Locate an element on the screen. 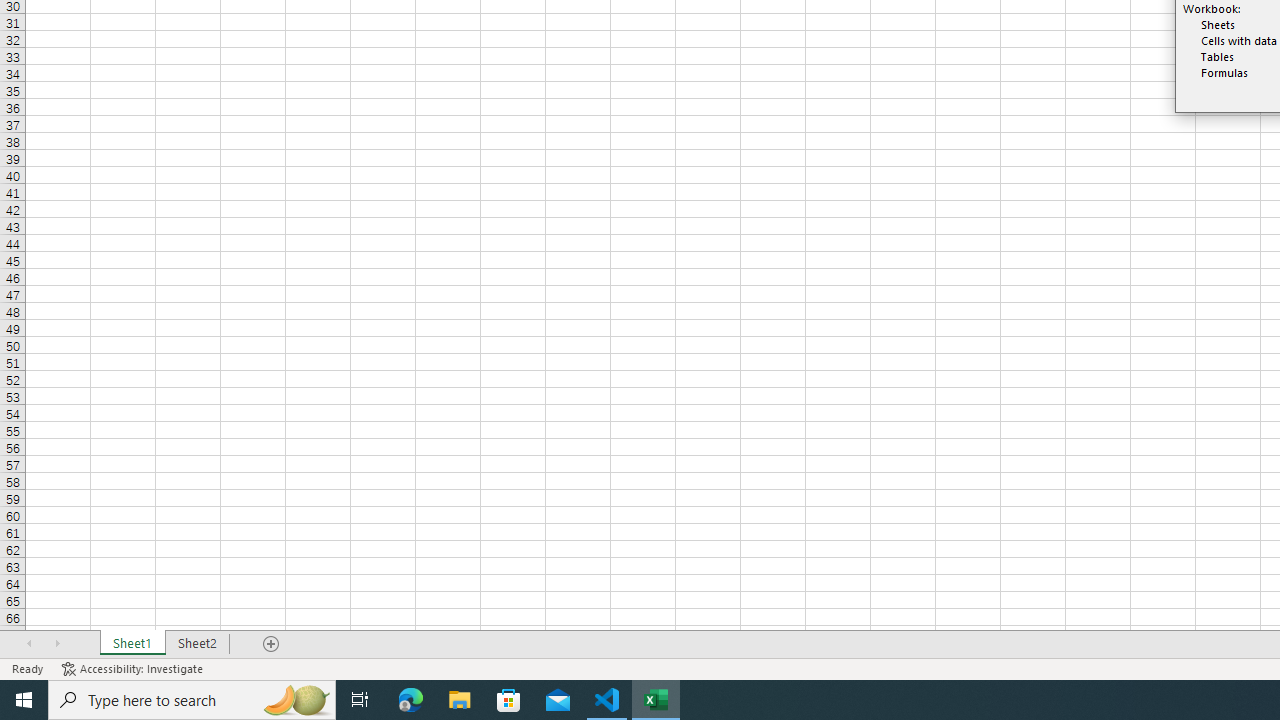 The image size is (1280, 720). 'Microsoft Store' is located at coordinates (509, 698).